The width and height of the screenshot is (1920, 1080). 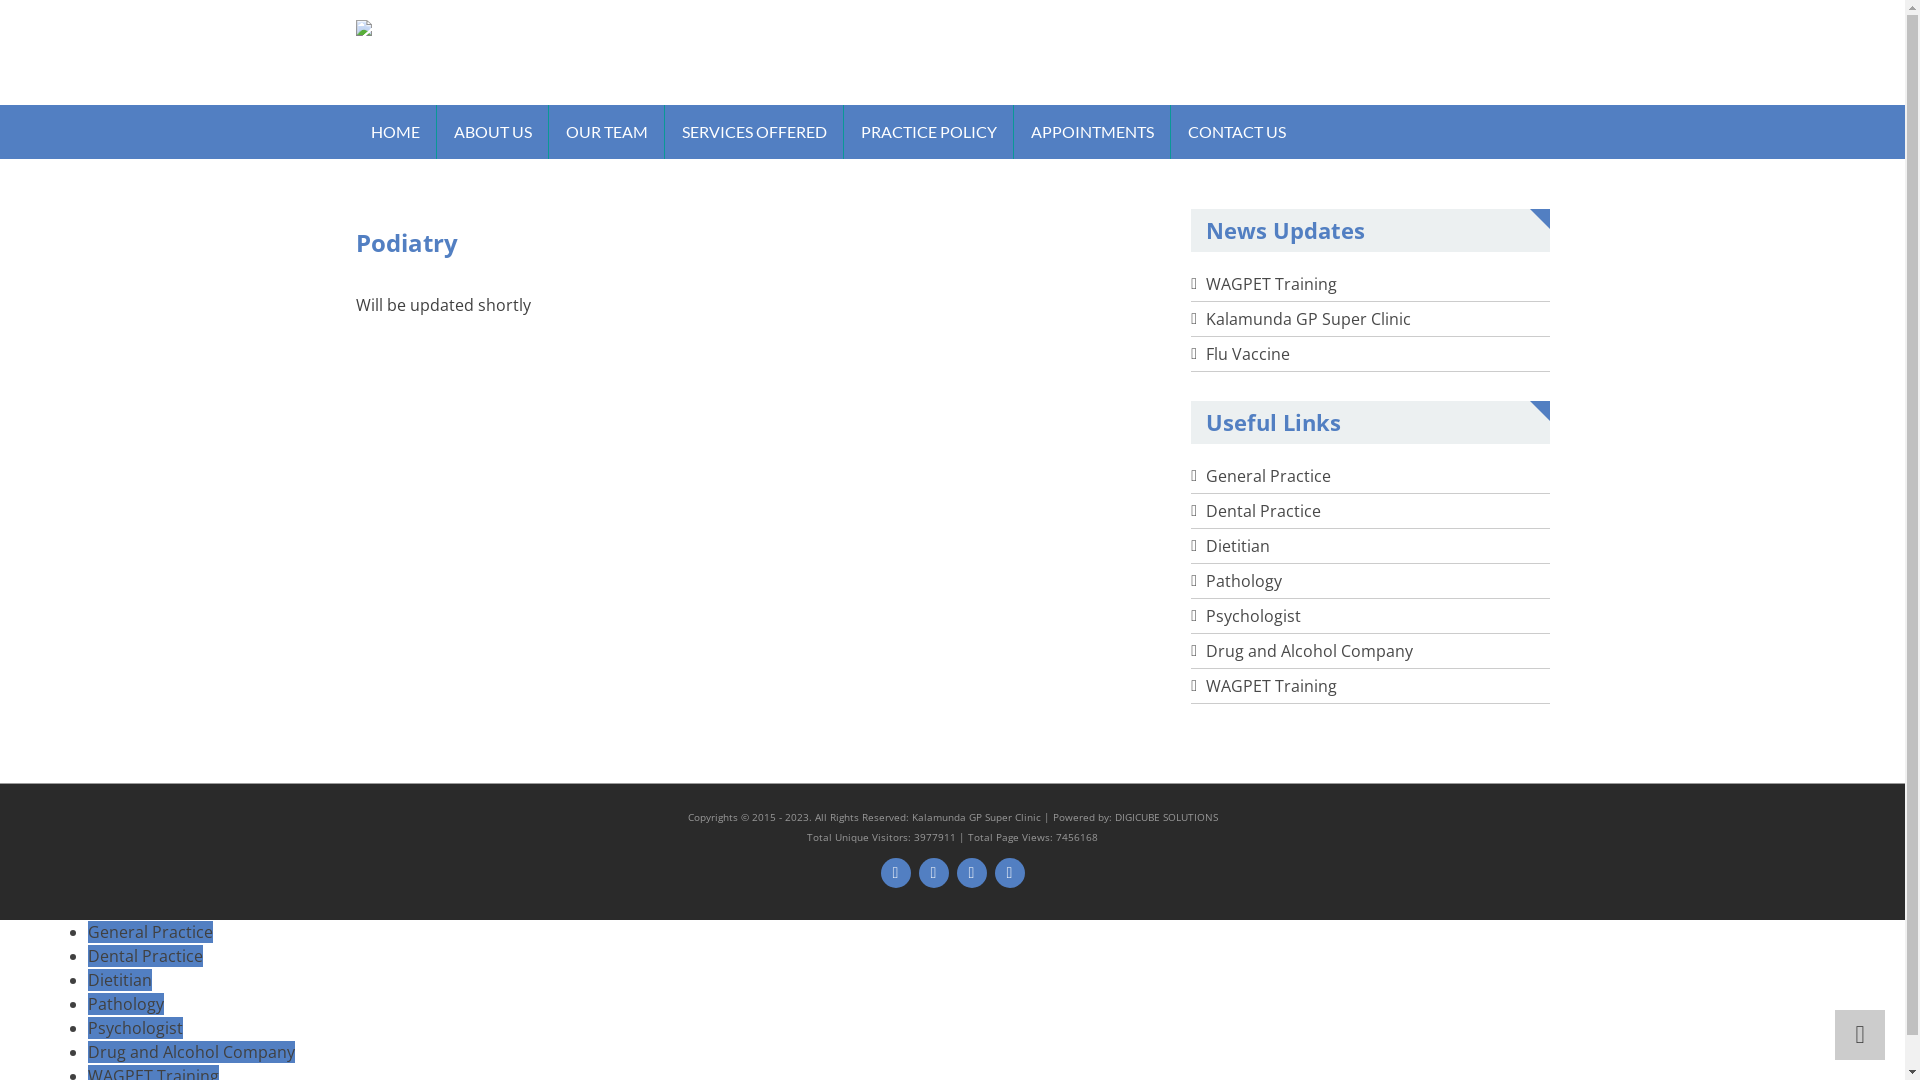 What do you see at coordinates (86, 955) in the screenshot?
I see `'Dental Practice'` at bounding box center [86, 955].